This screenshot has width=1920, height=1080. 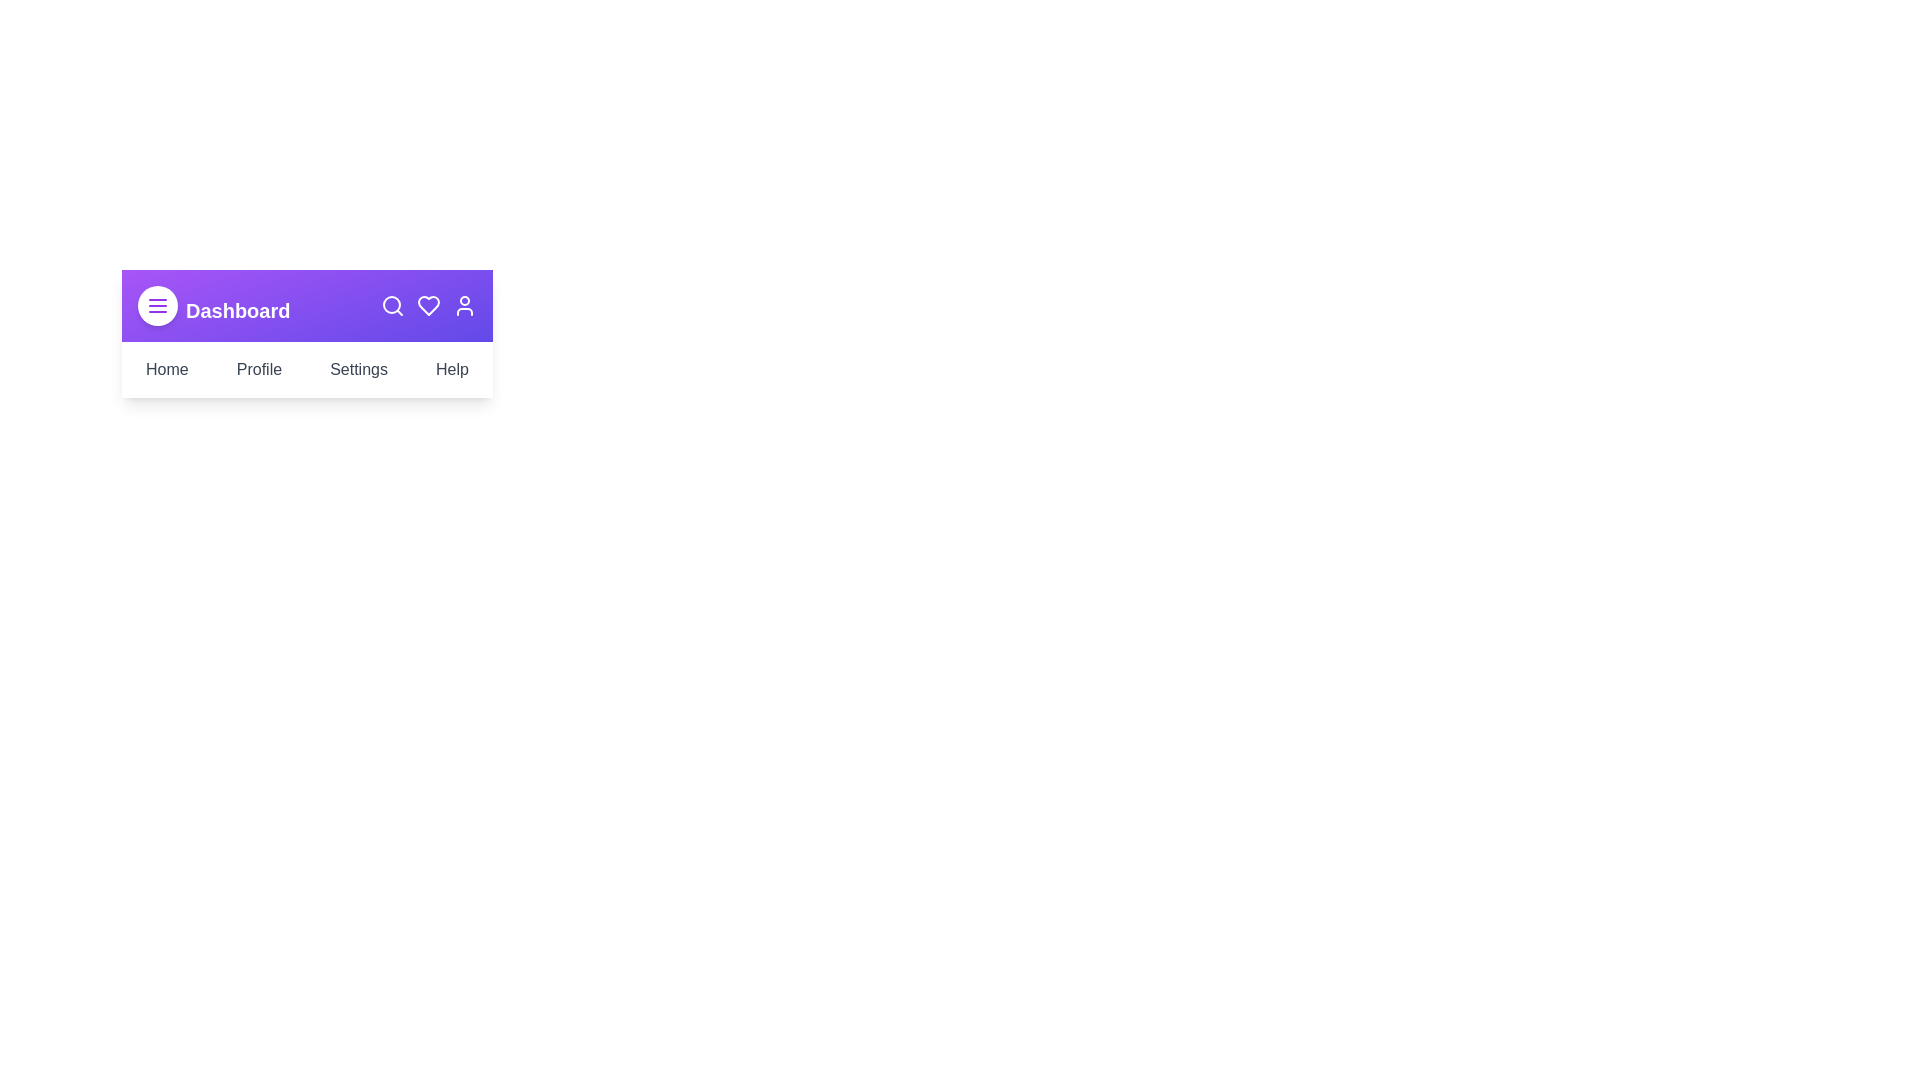 What do you see at coordinates (167, 370) in the screenshot?
I see `the Home menu item in the navigation menu` at bounding box center [167, 370].